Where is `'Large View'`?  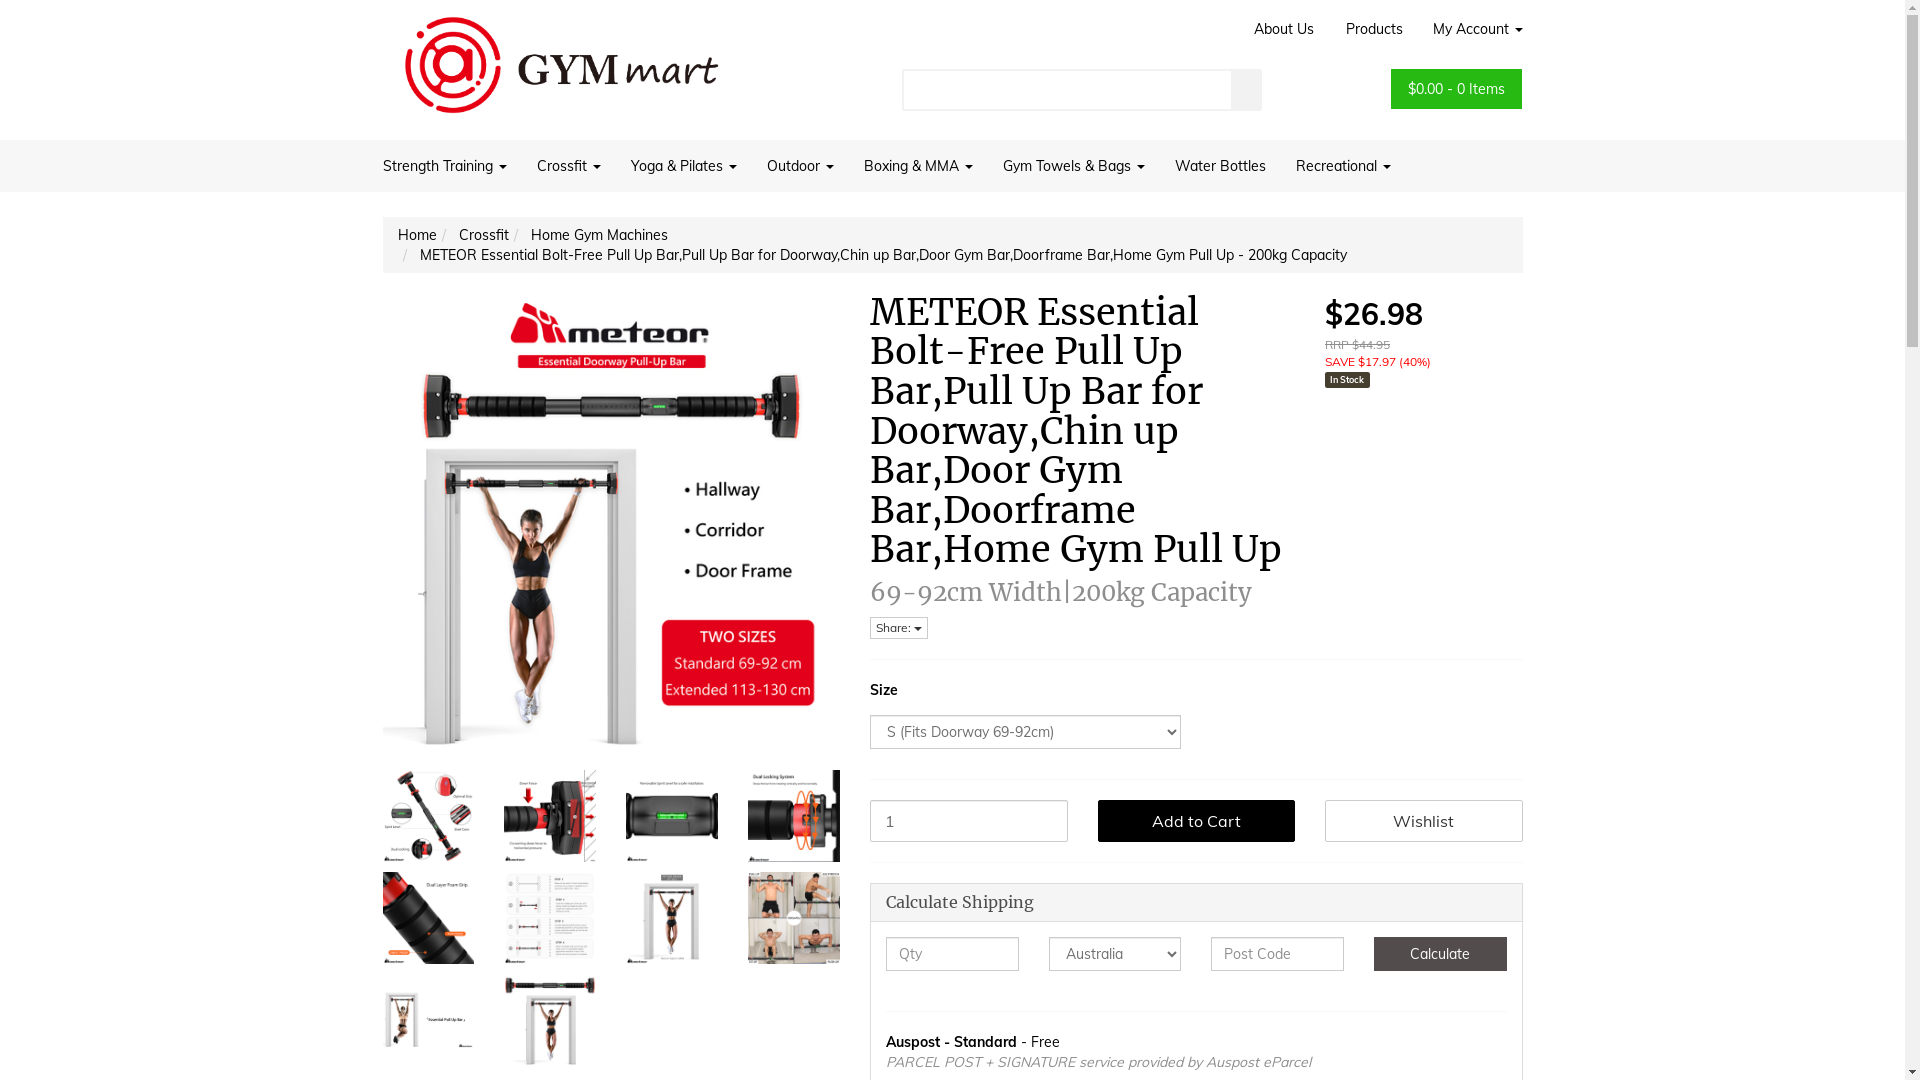 'Large View' is located at coordinates (624, 816).